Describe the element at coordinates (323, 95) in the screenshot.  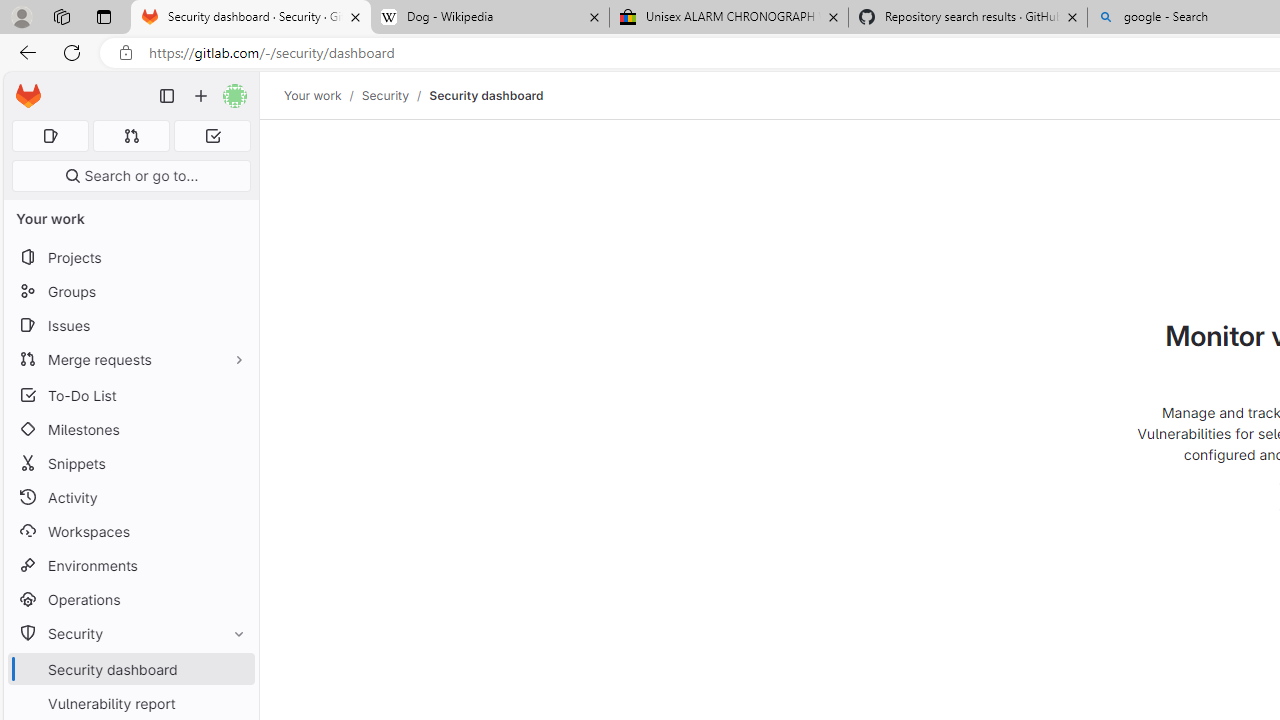
I see `'Your work/'` at that location.